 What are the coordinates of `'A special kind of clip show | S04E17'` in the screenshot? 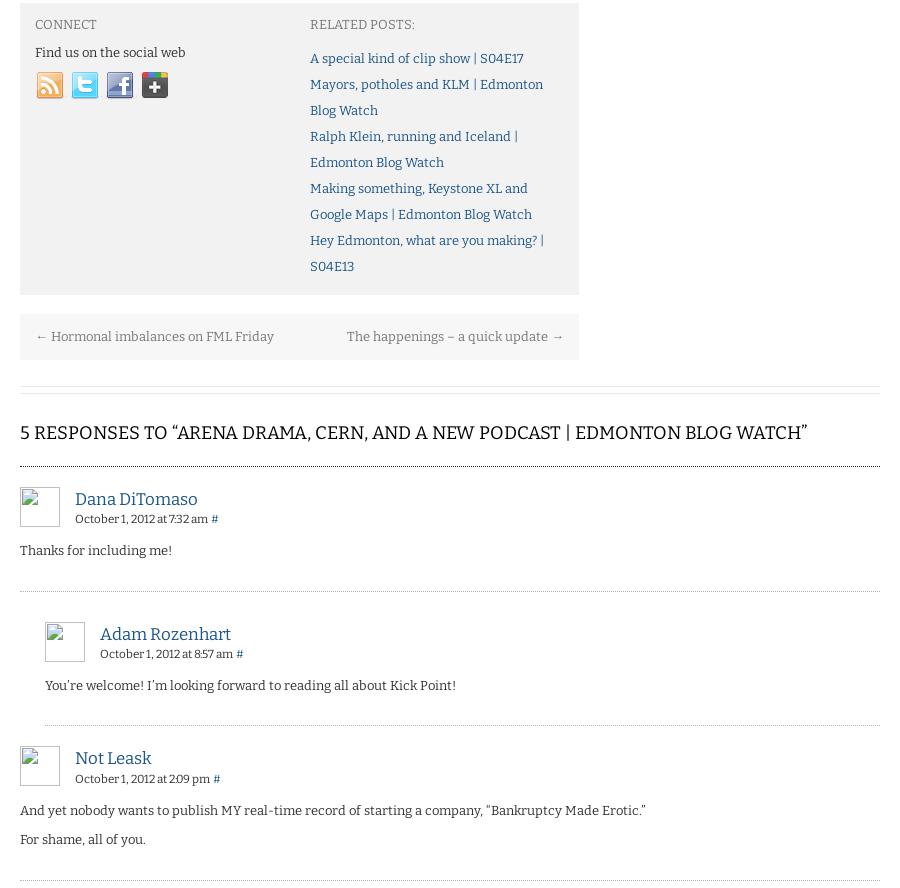 It's located at (416, 56).